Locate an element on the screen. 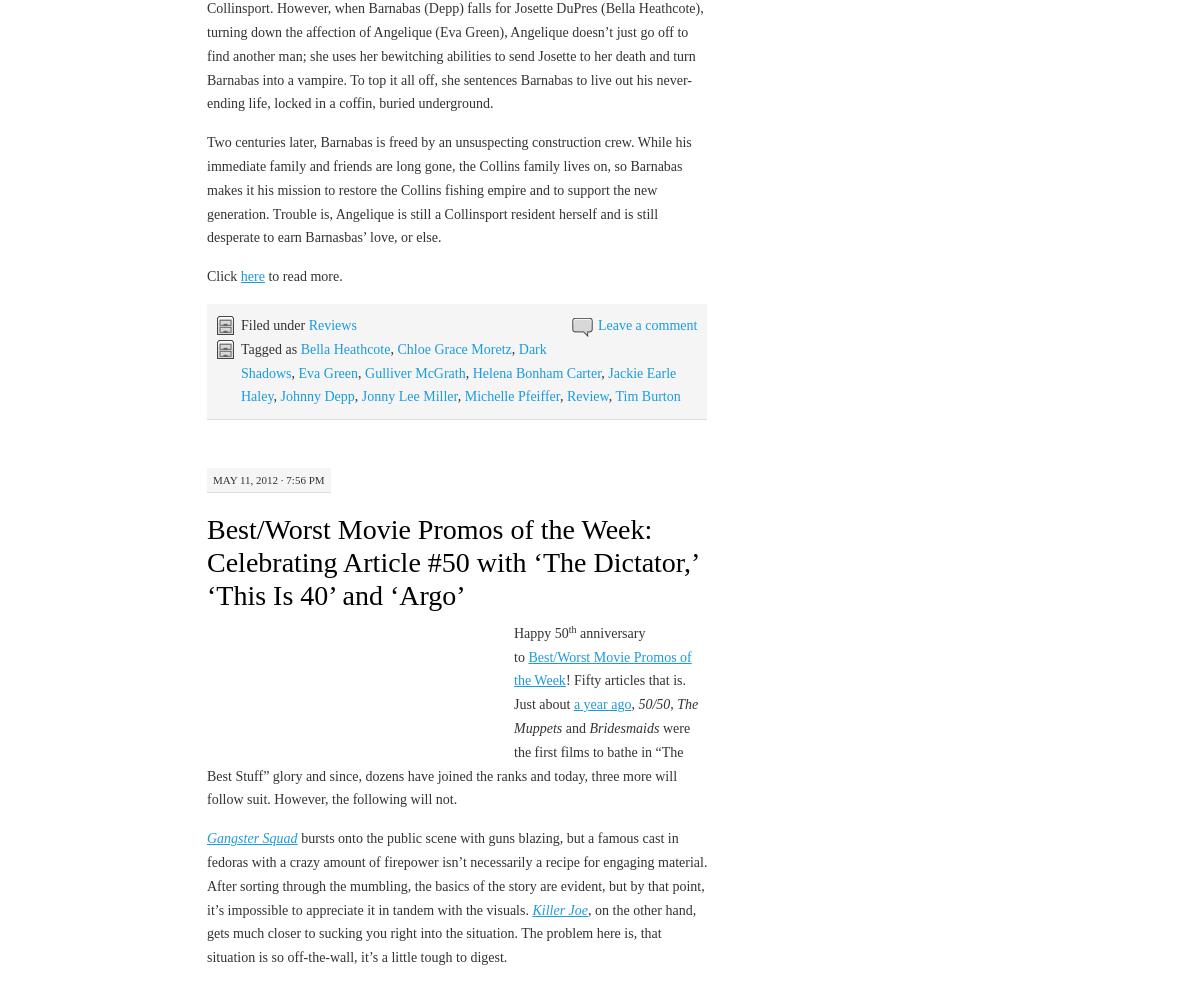  '50/50' is located at coordinates (653, 704).